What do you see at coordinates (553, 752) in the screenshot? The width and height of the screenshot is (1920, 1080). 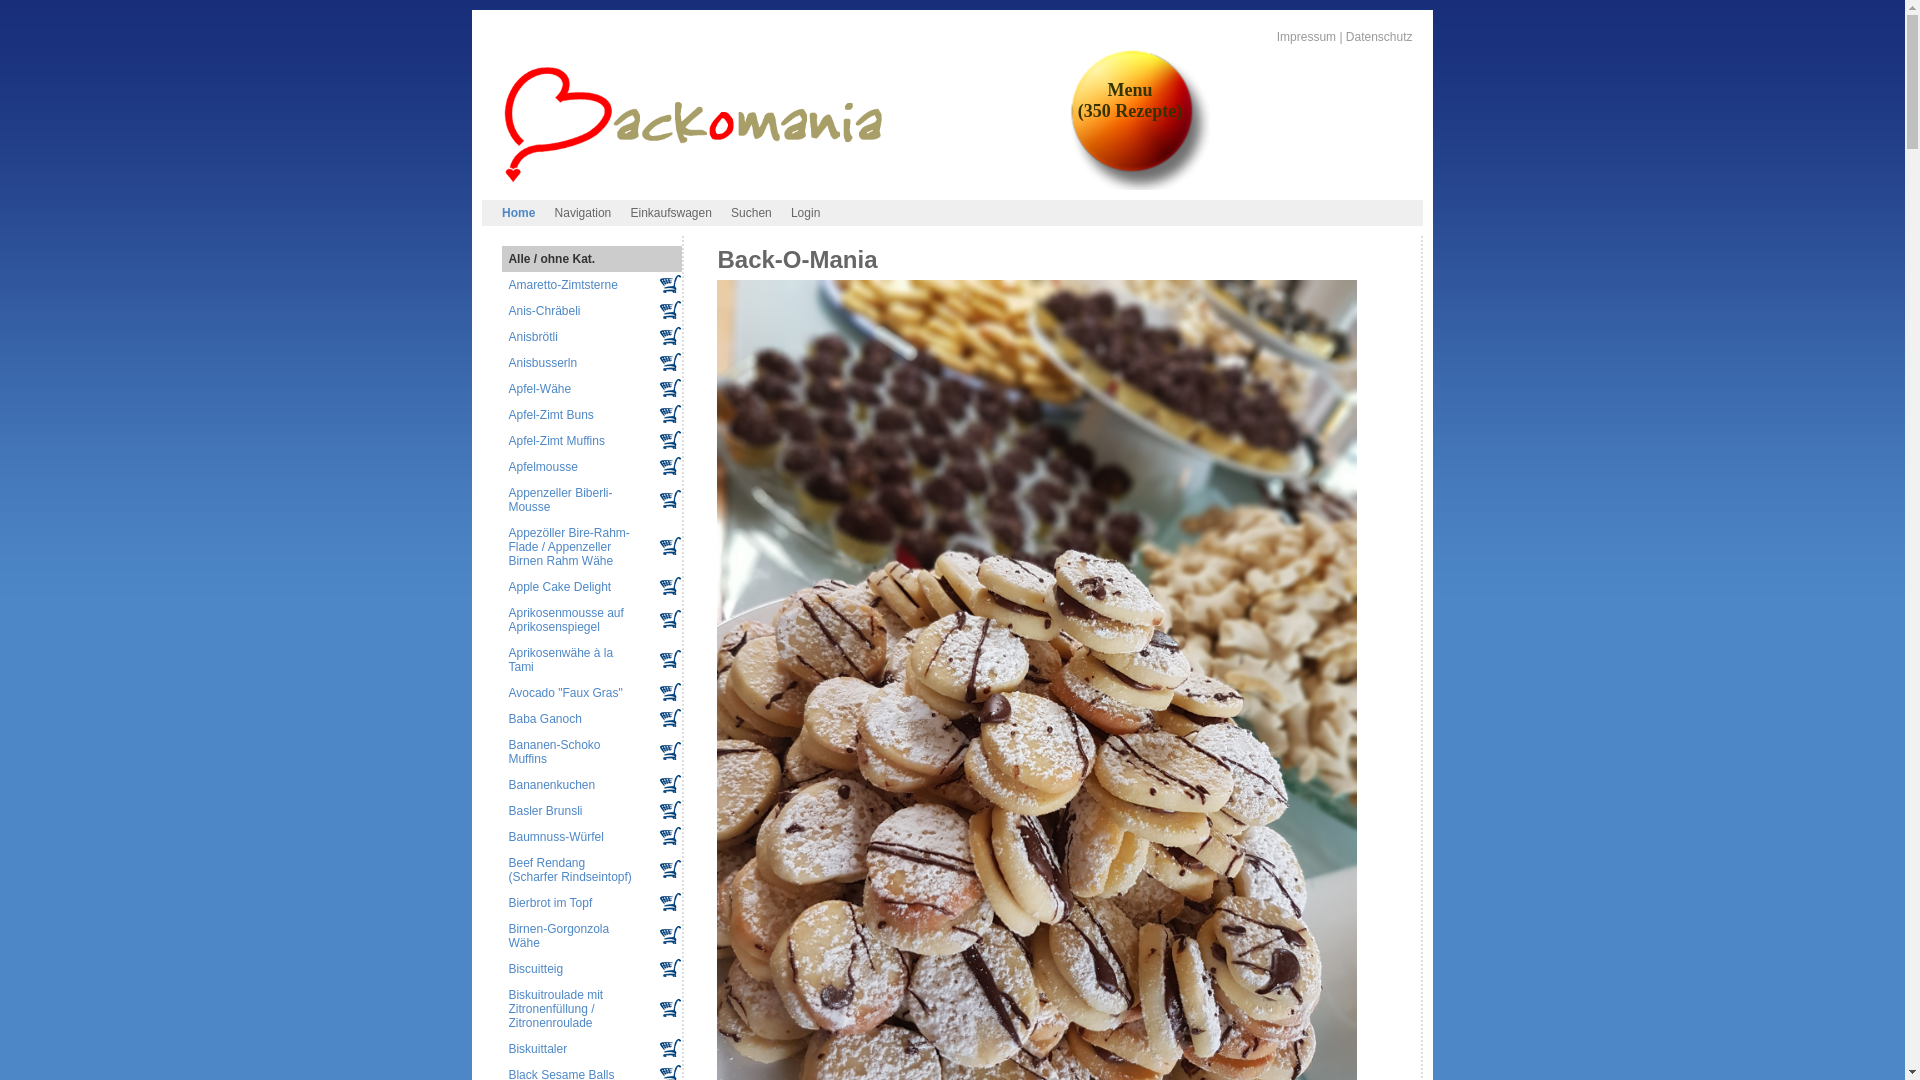 I see `'Bananen-Schoko Muffins'` at bounding box center [553, 752].